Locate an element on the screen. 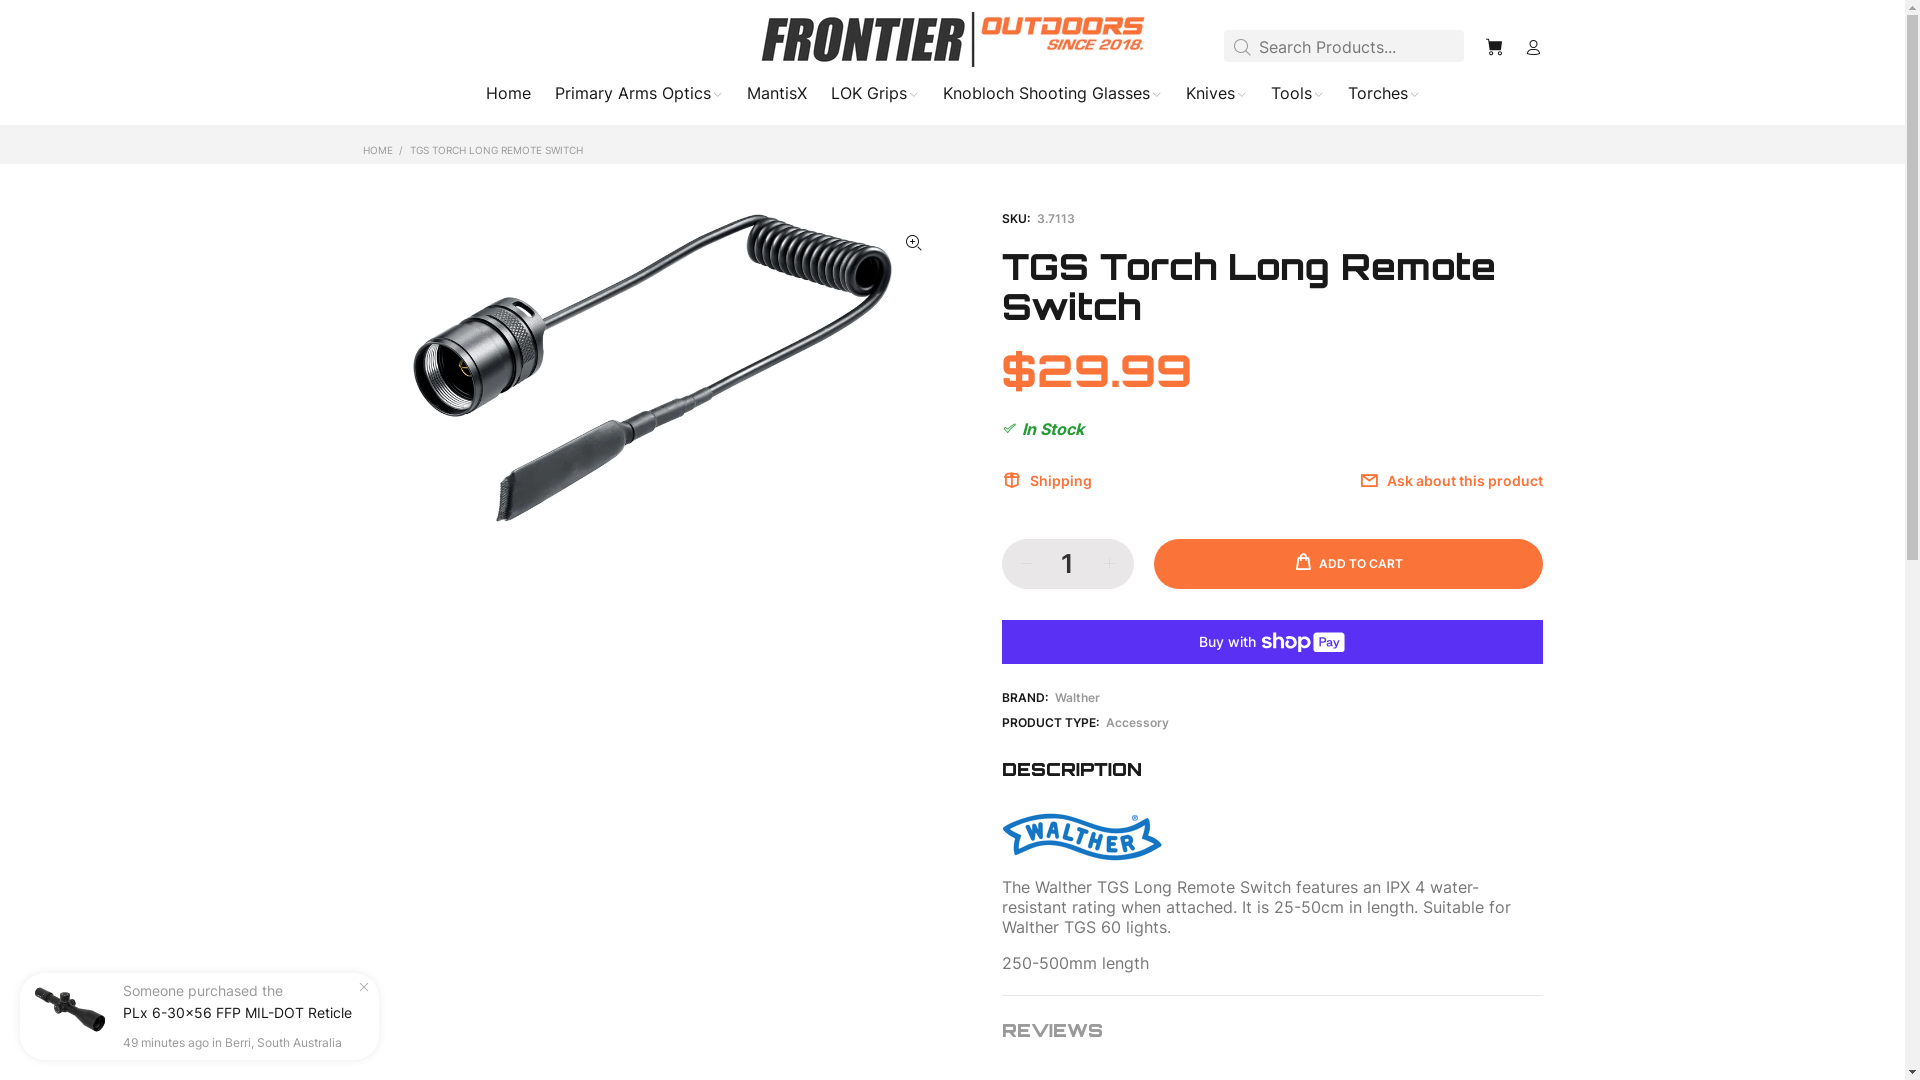  'Knives' is located at coordinates (1215, 97).